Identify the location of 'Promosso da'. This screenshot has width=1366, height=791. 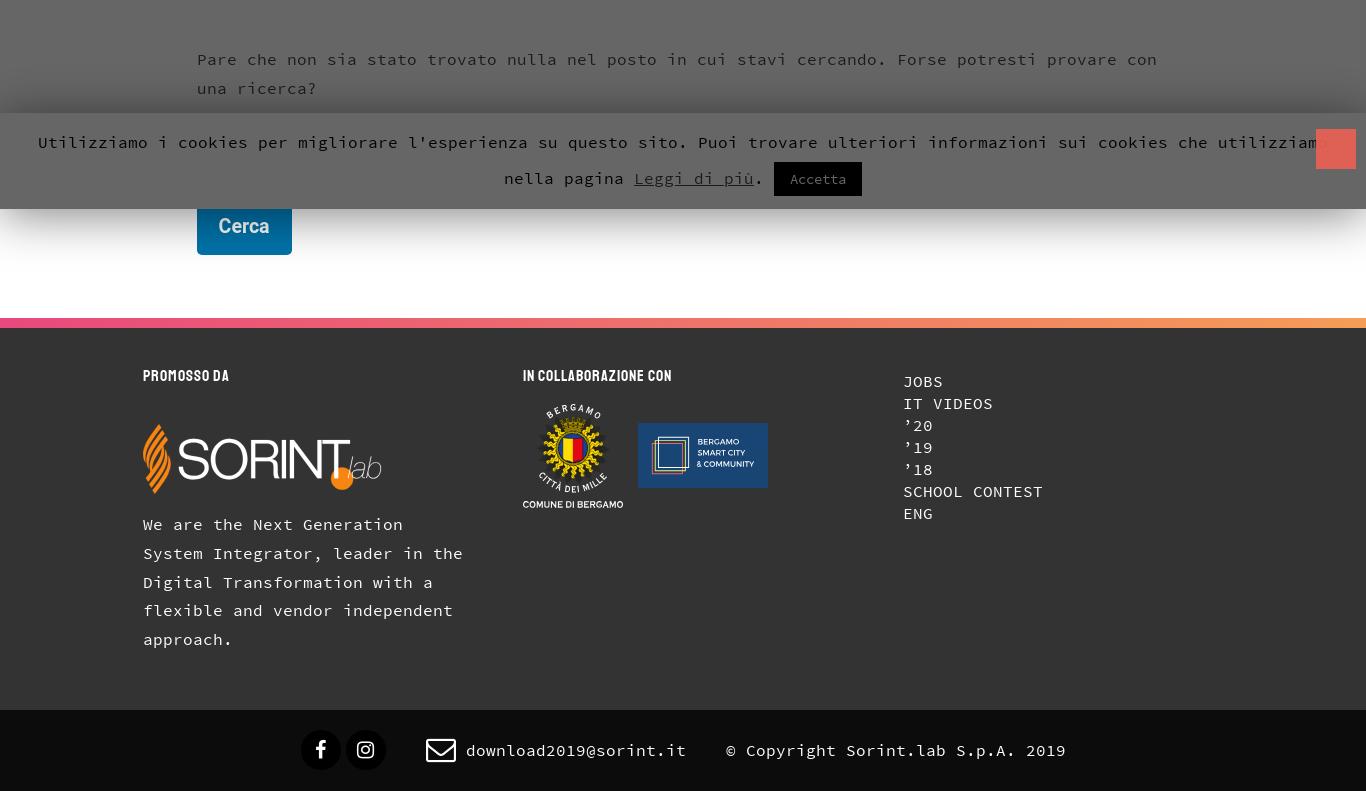
(185, 374).